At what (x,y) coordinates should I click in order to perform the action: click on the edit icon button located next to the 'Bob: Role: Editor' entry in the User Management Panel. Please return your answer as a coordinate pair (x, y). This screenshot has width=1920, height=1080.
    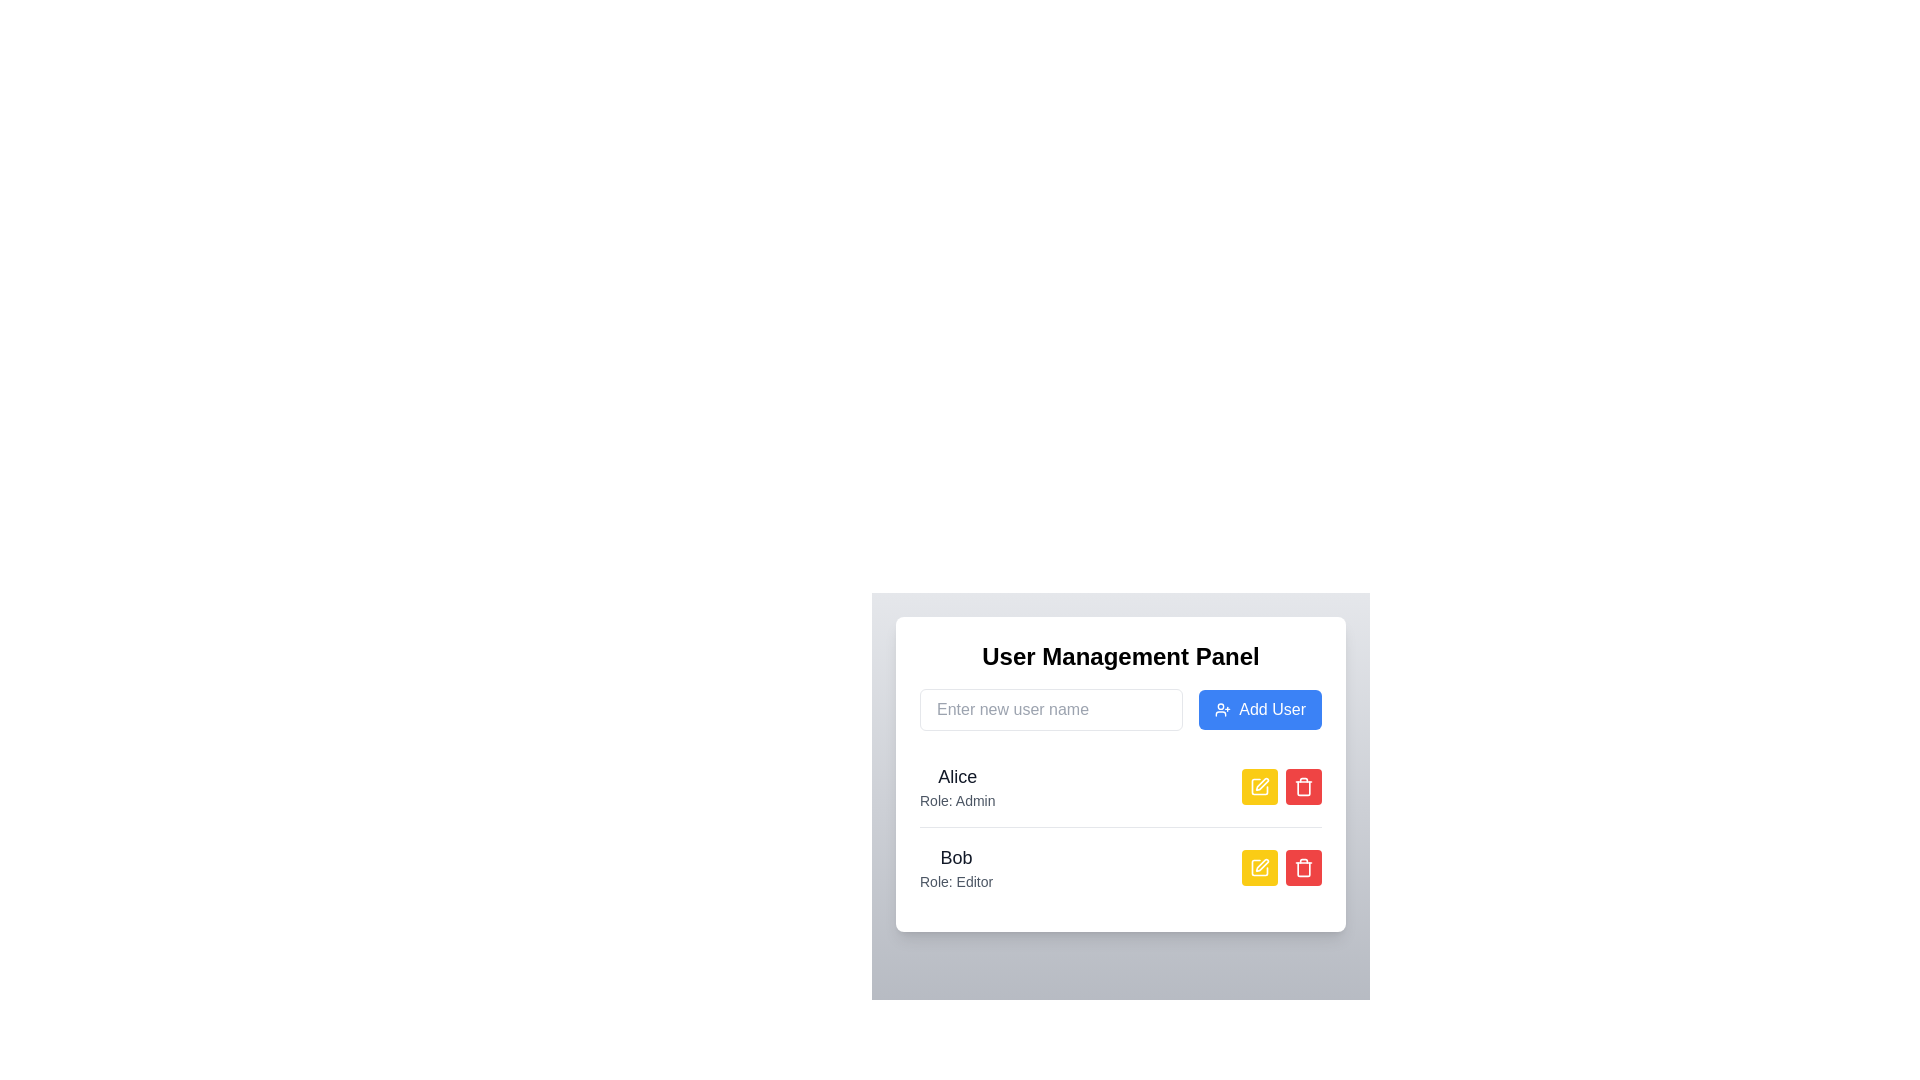
    Looking at the image, I should click on (1261, 783).